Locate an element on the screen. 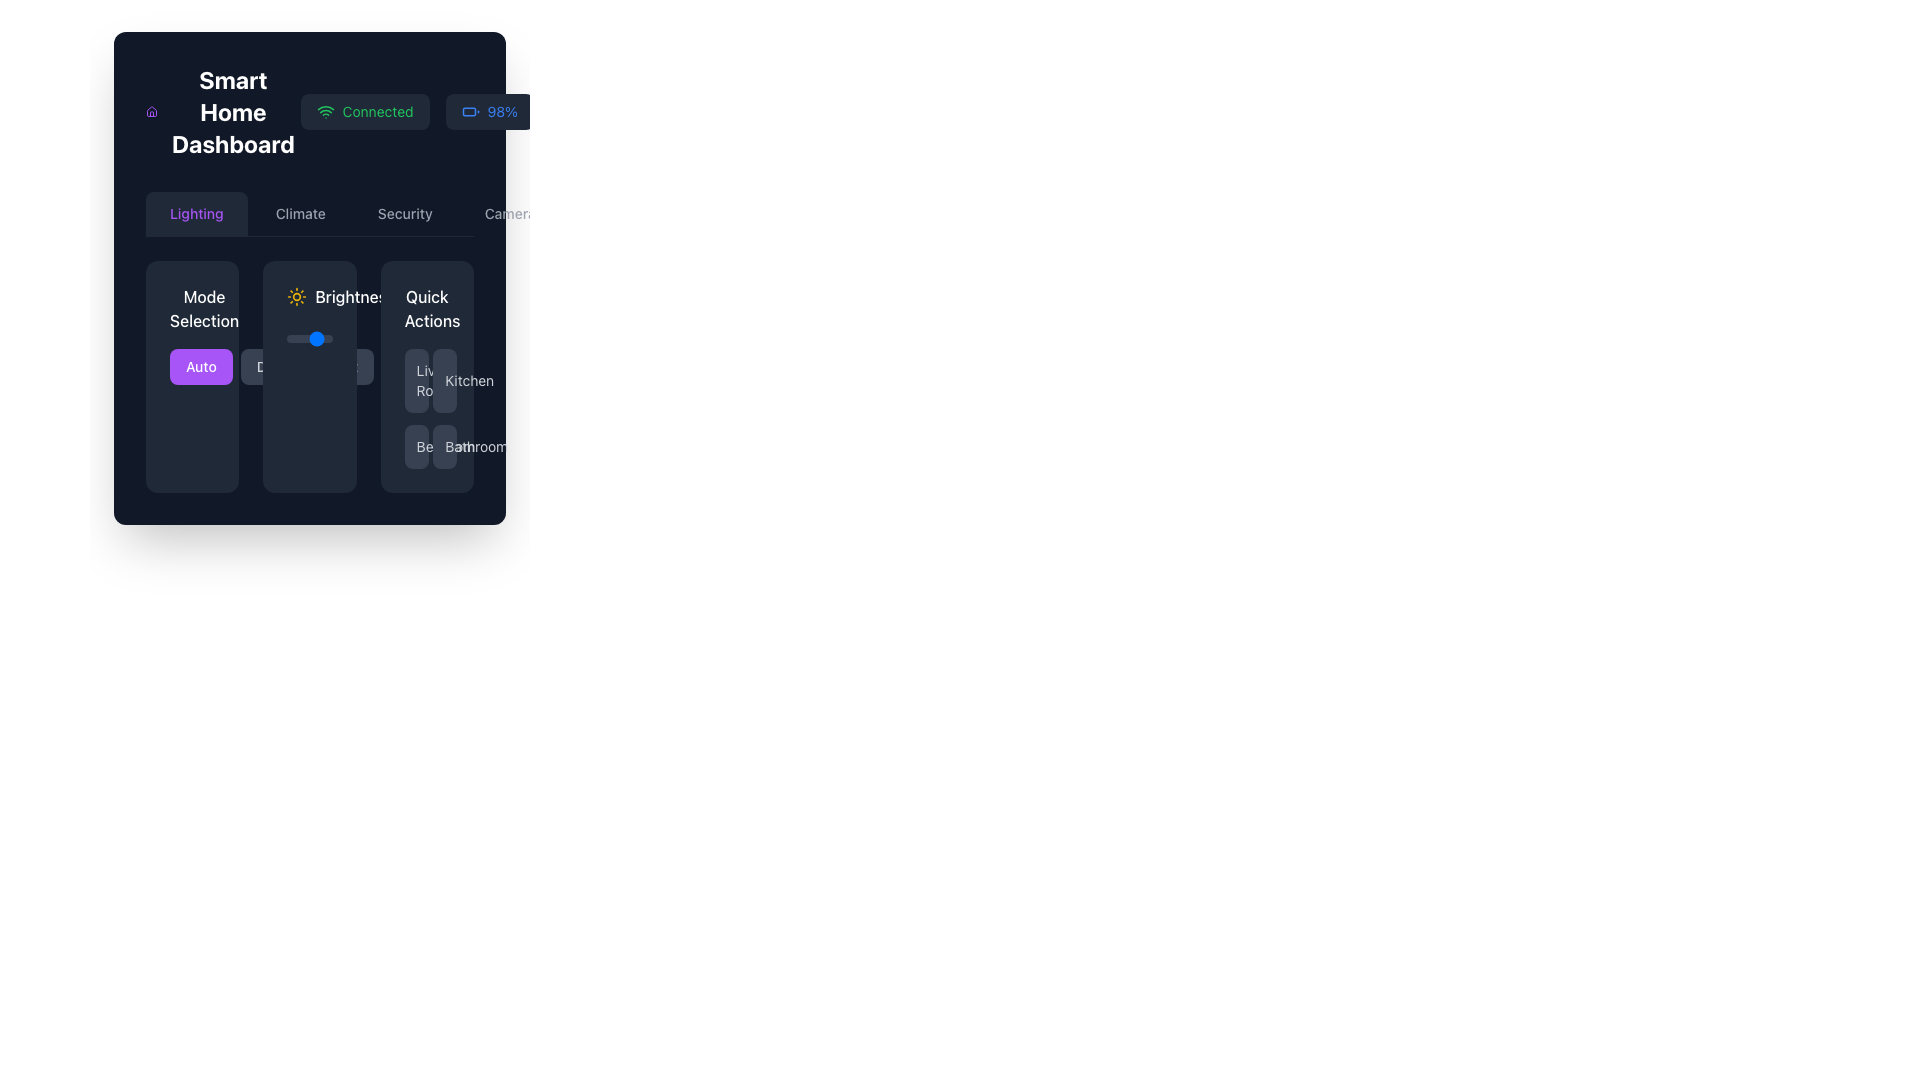 This screenshot has height=1080, width=1920. the Kitchen button located in the upper-right cell of the 2x2 grid layout beneath the 'Quick Actions' label is located at coordinates (444, 381).